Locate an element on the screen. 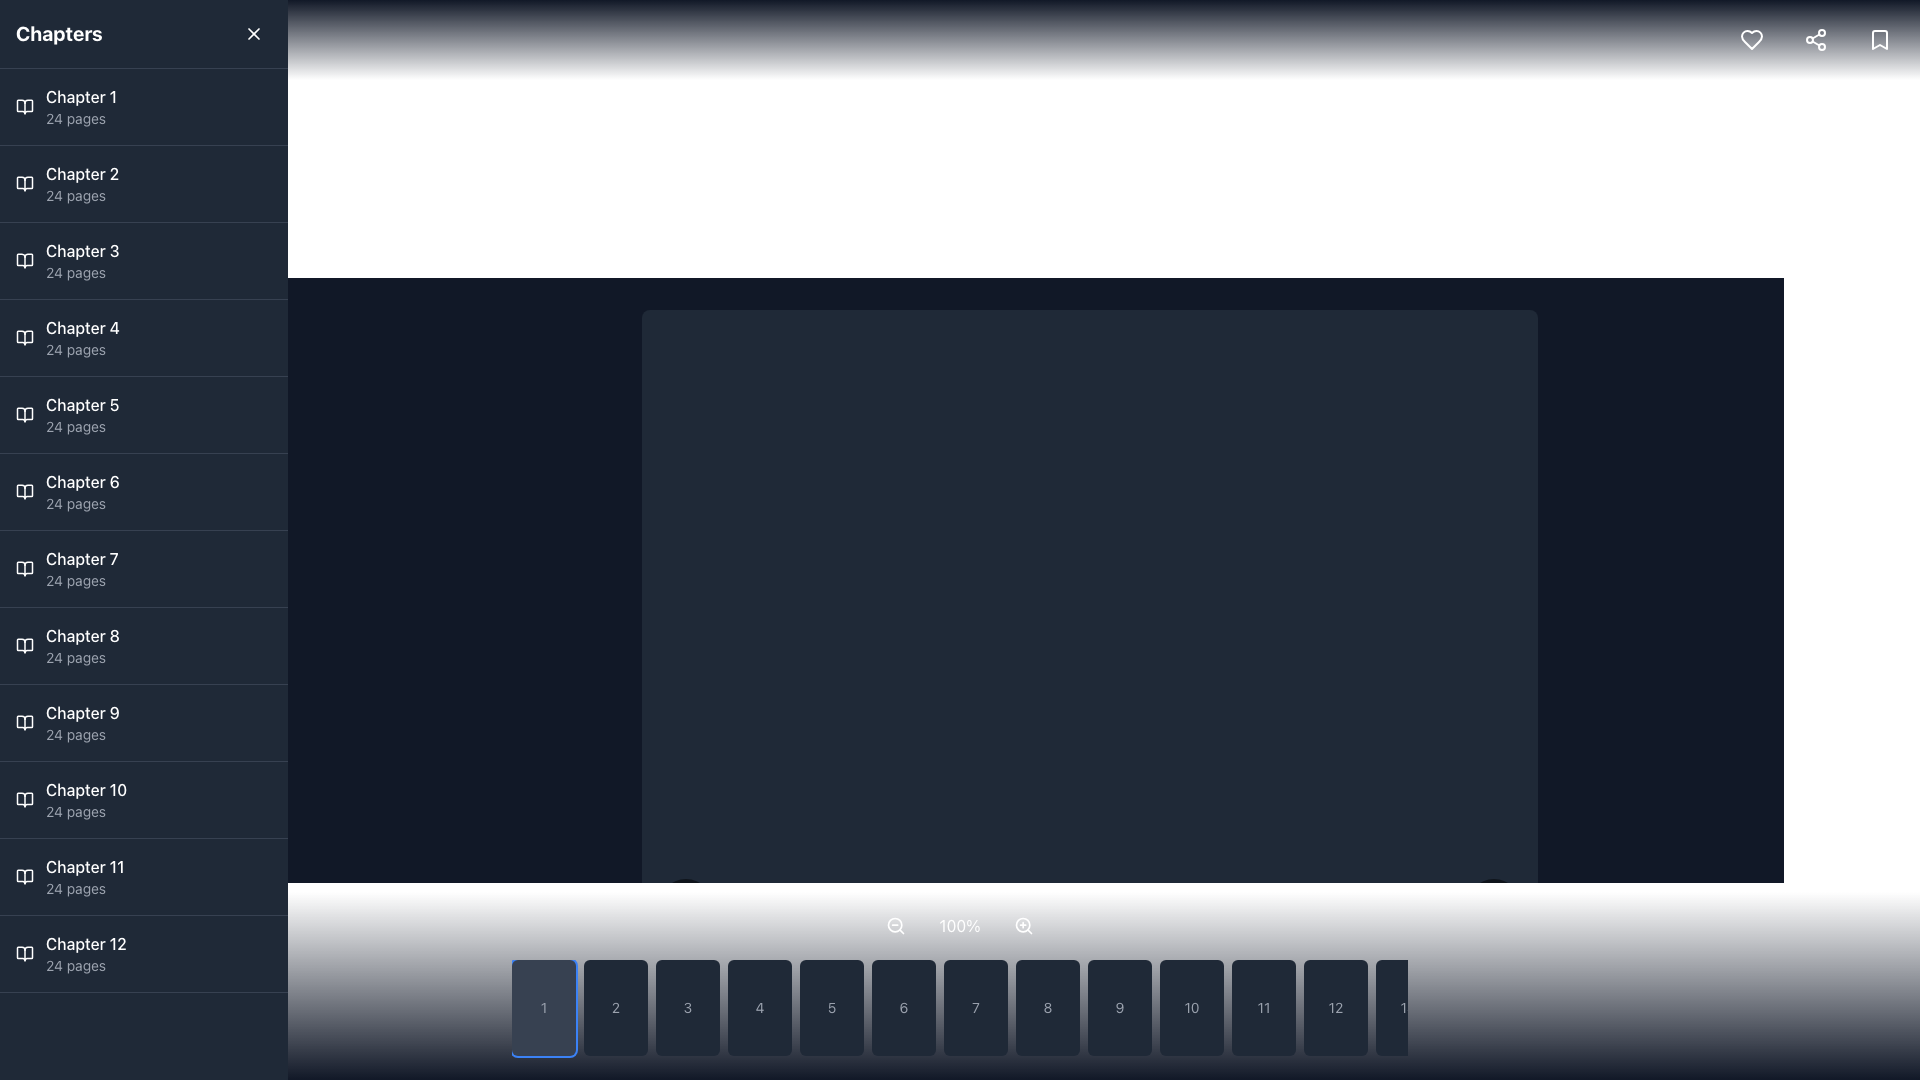 Image resolution: width=1920 pixels, height=1080 pixels. the dark gray button displaying the number '6' located sixth from the left in the navigation bar is located at coordinates (902, 1007).